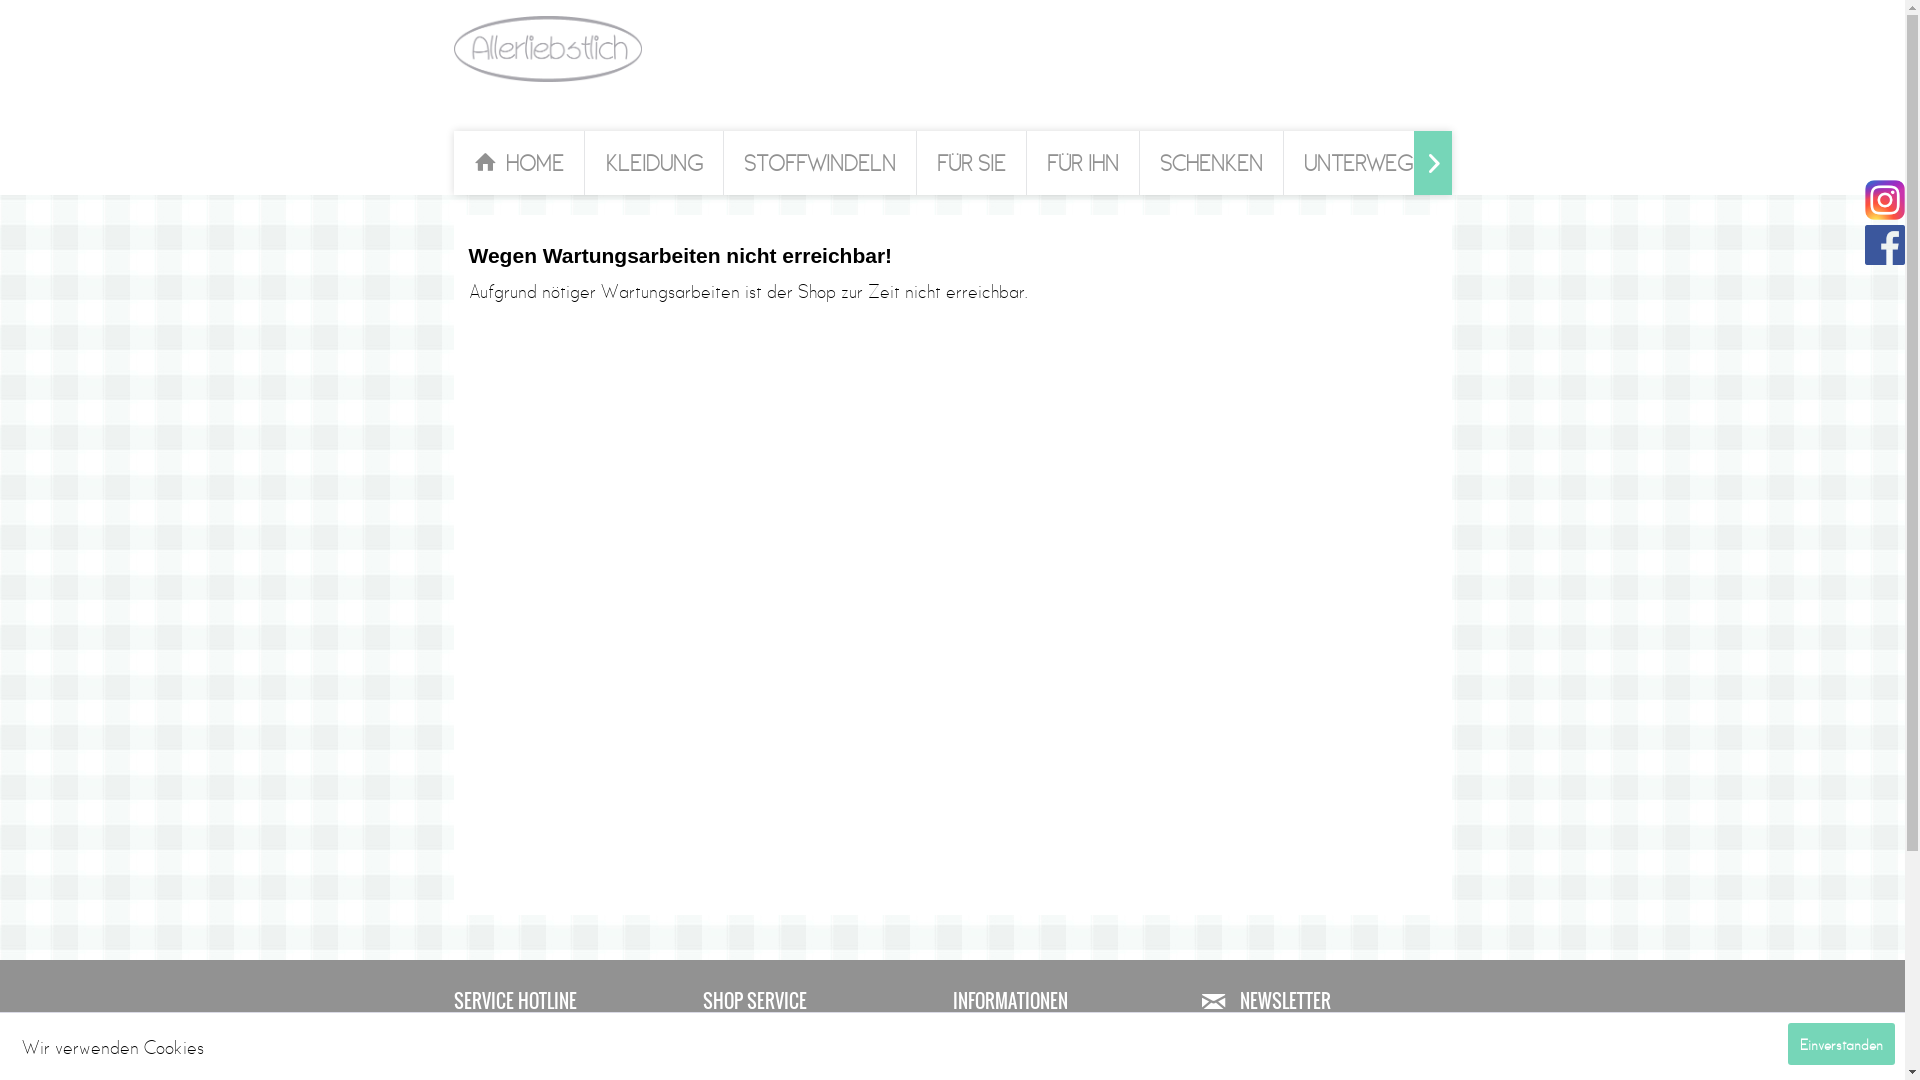  I want to click on 'HOME', so click(518, 161).